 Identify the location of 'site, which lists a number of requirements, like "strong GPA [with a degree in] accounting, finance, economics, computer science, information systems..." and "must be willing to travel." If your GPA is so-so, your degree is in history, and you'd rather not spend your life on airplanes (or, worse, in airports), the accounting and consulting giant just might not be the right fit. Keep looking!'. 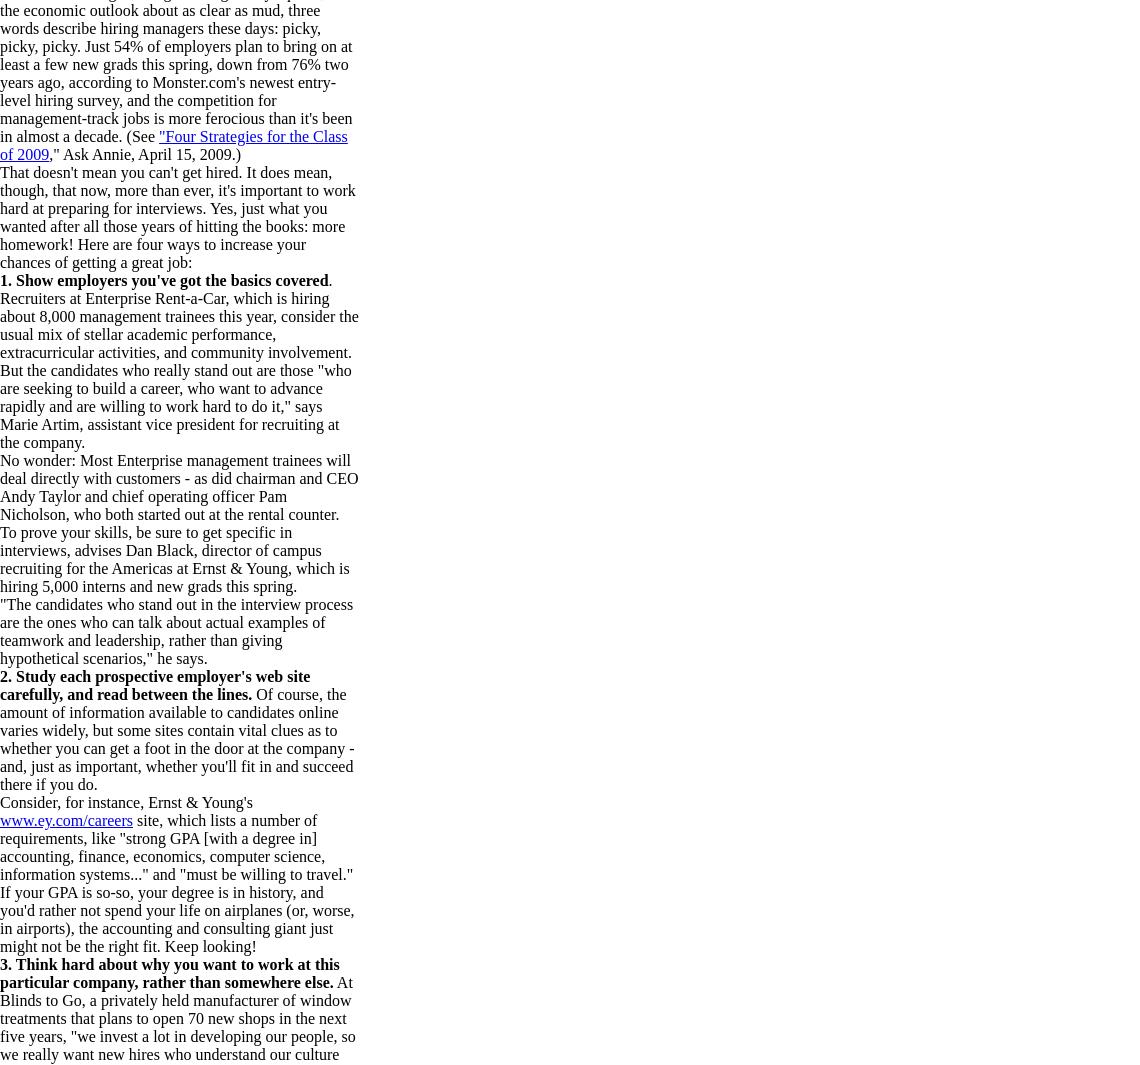
(177, 883).